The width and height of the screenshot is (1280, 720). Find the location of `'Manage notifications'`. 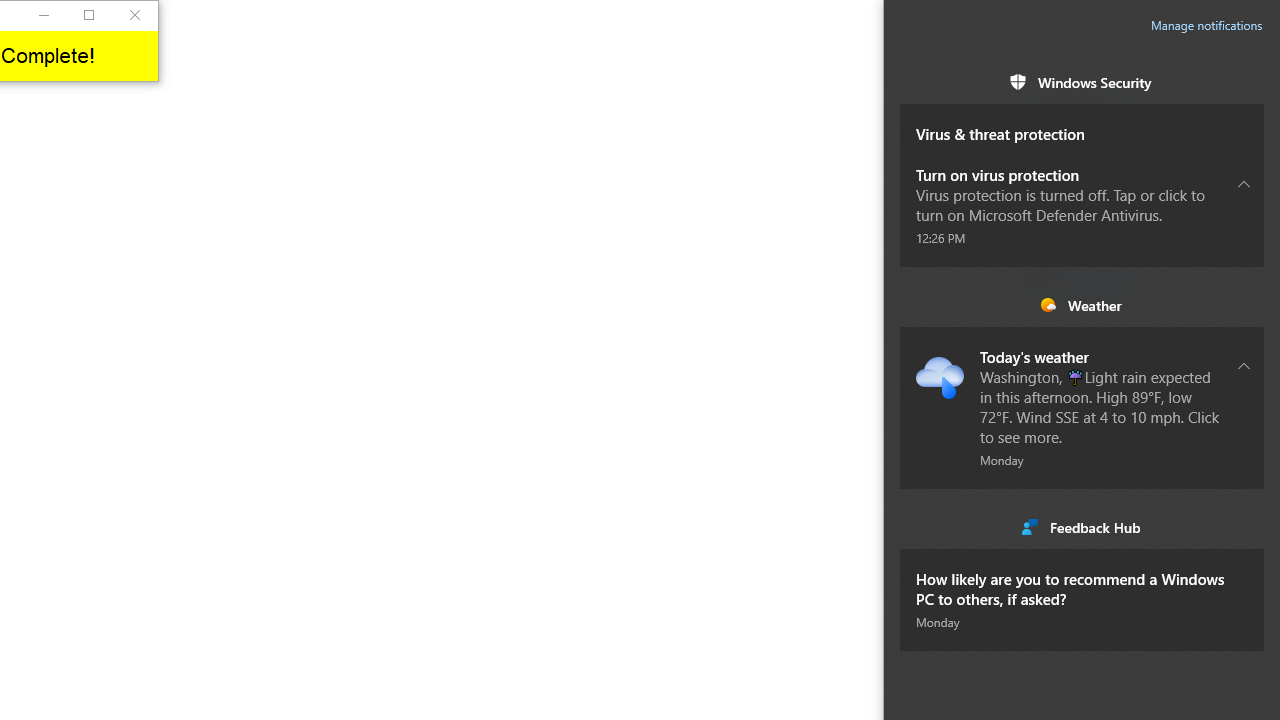

'Manage notifications' is located at coordinates (1206, 25).